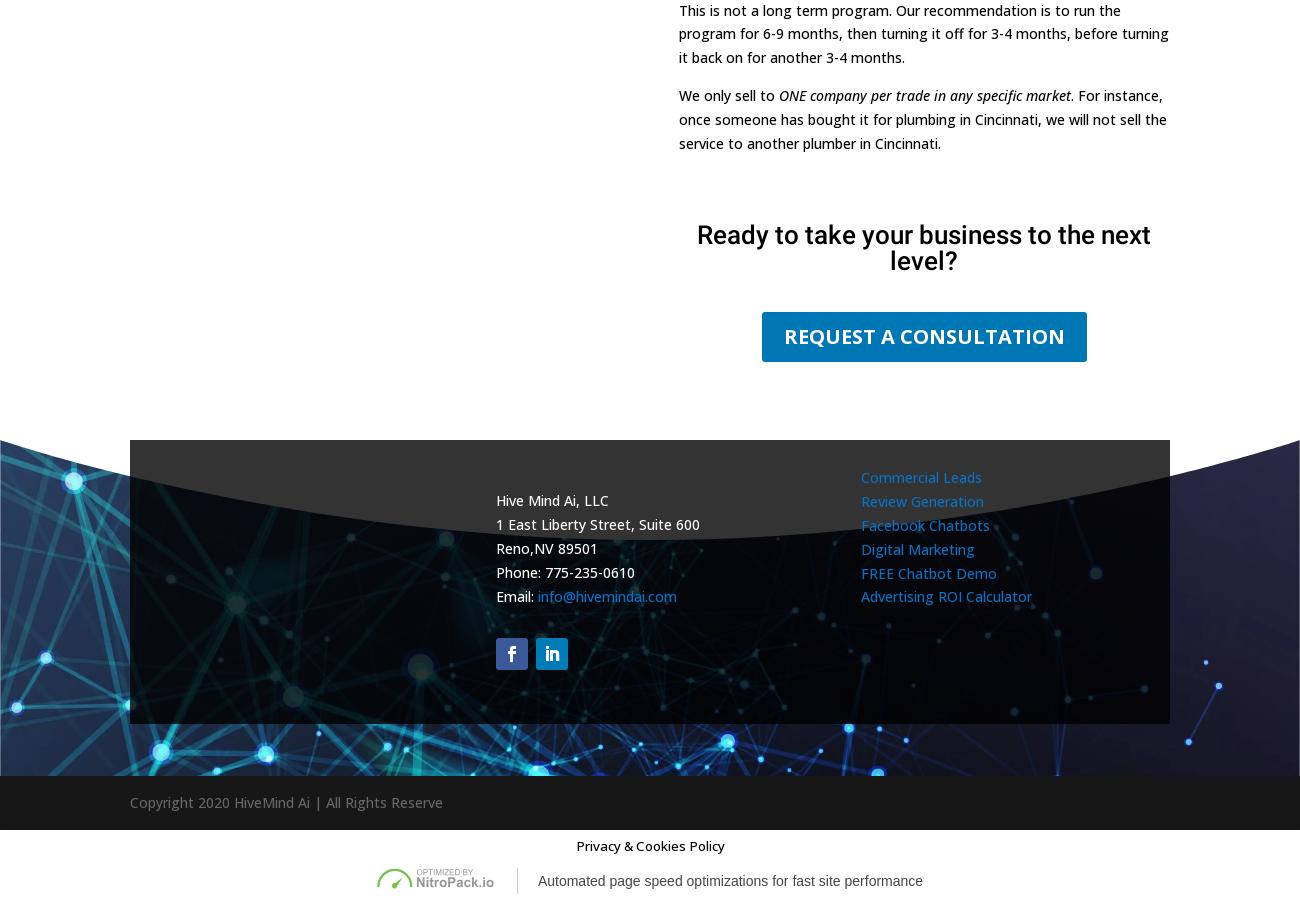 The width and height of the screenshot is (1300, 898). I want to click on 'ONE company per trade in any specific market', so click(924, 93).